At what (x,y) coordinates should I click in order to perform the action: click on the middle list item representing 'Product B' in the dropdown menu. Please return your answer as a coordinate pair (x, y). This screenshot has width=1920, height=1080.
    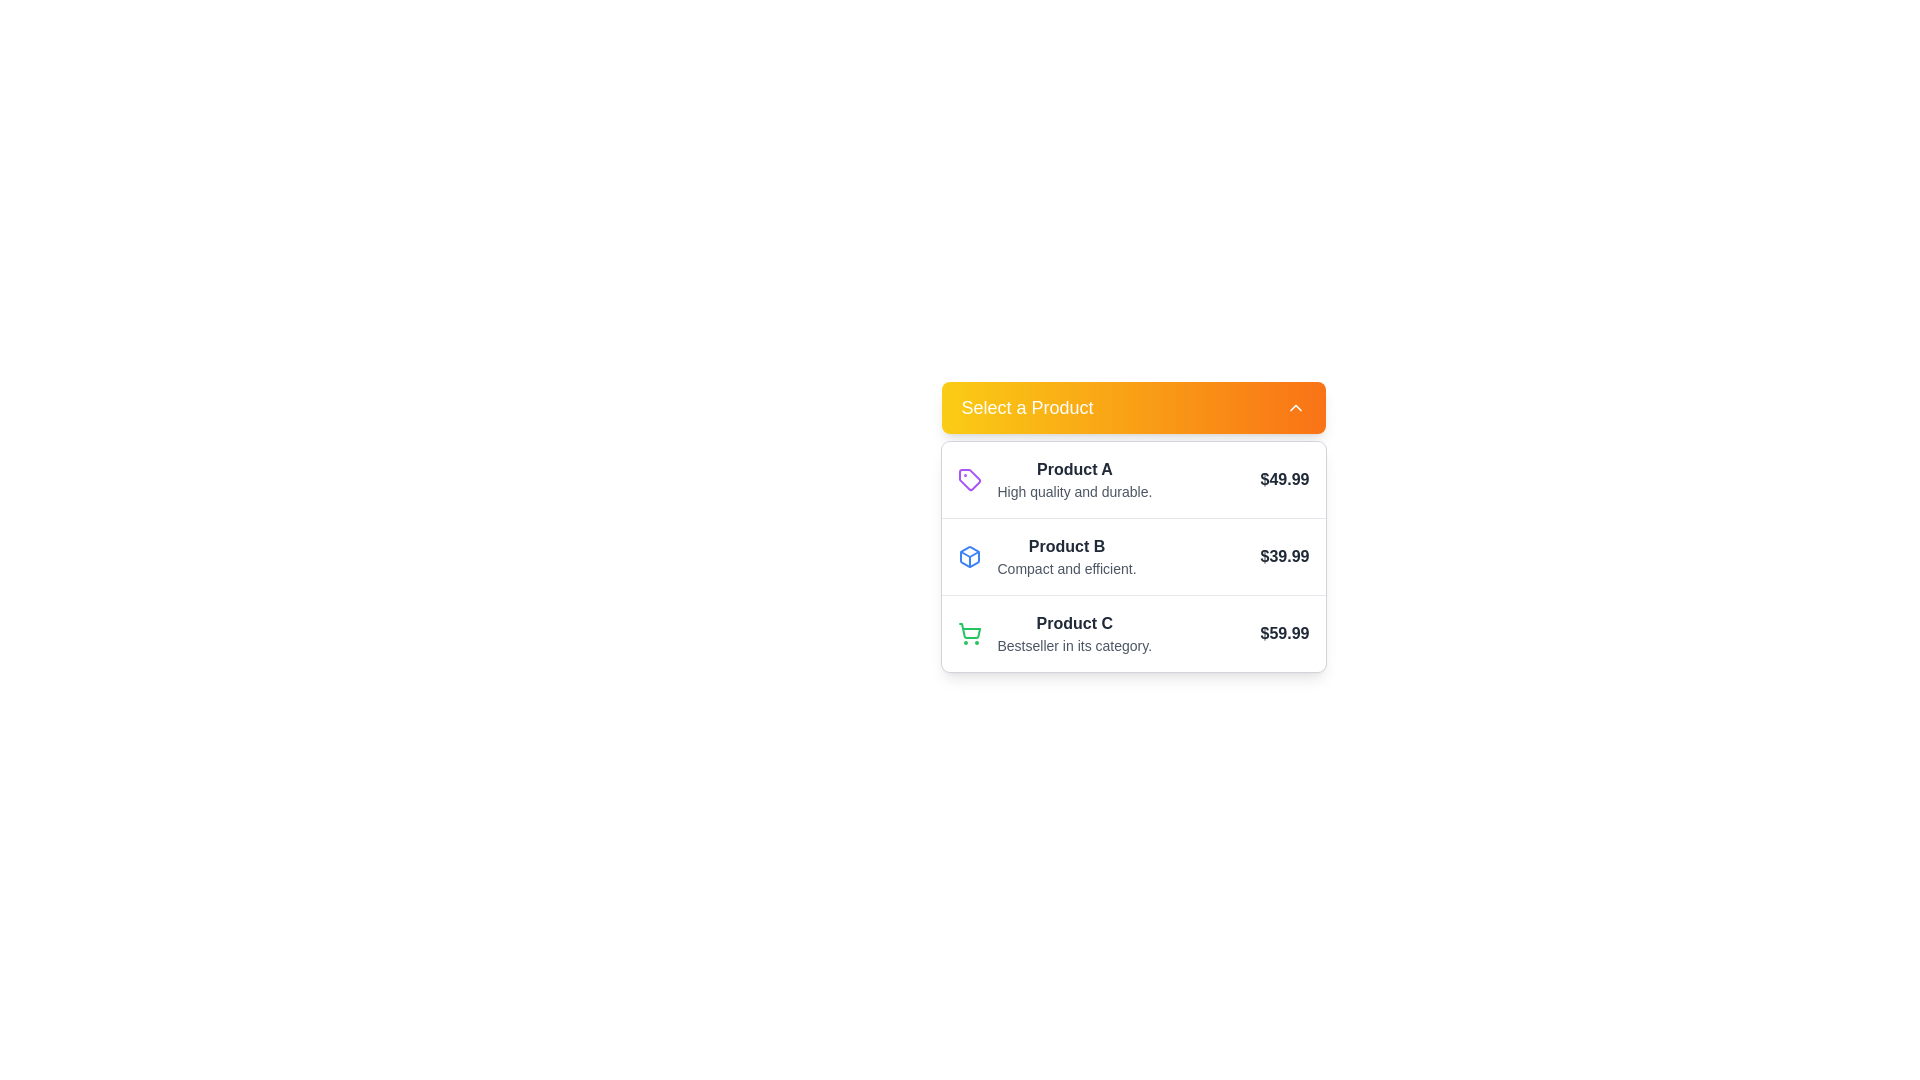
    Looking at the image, I should click on (1133, 556).